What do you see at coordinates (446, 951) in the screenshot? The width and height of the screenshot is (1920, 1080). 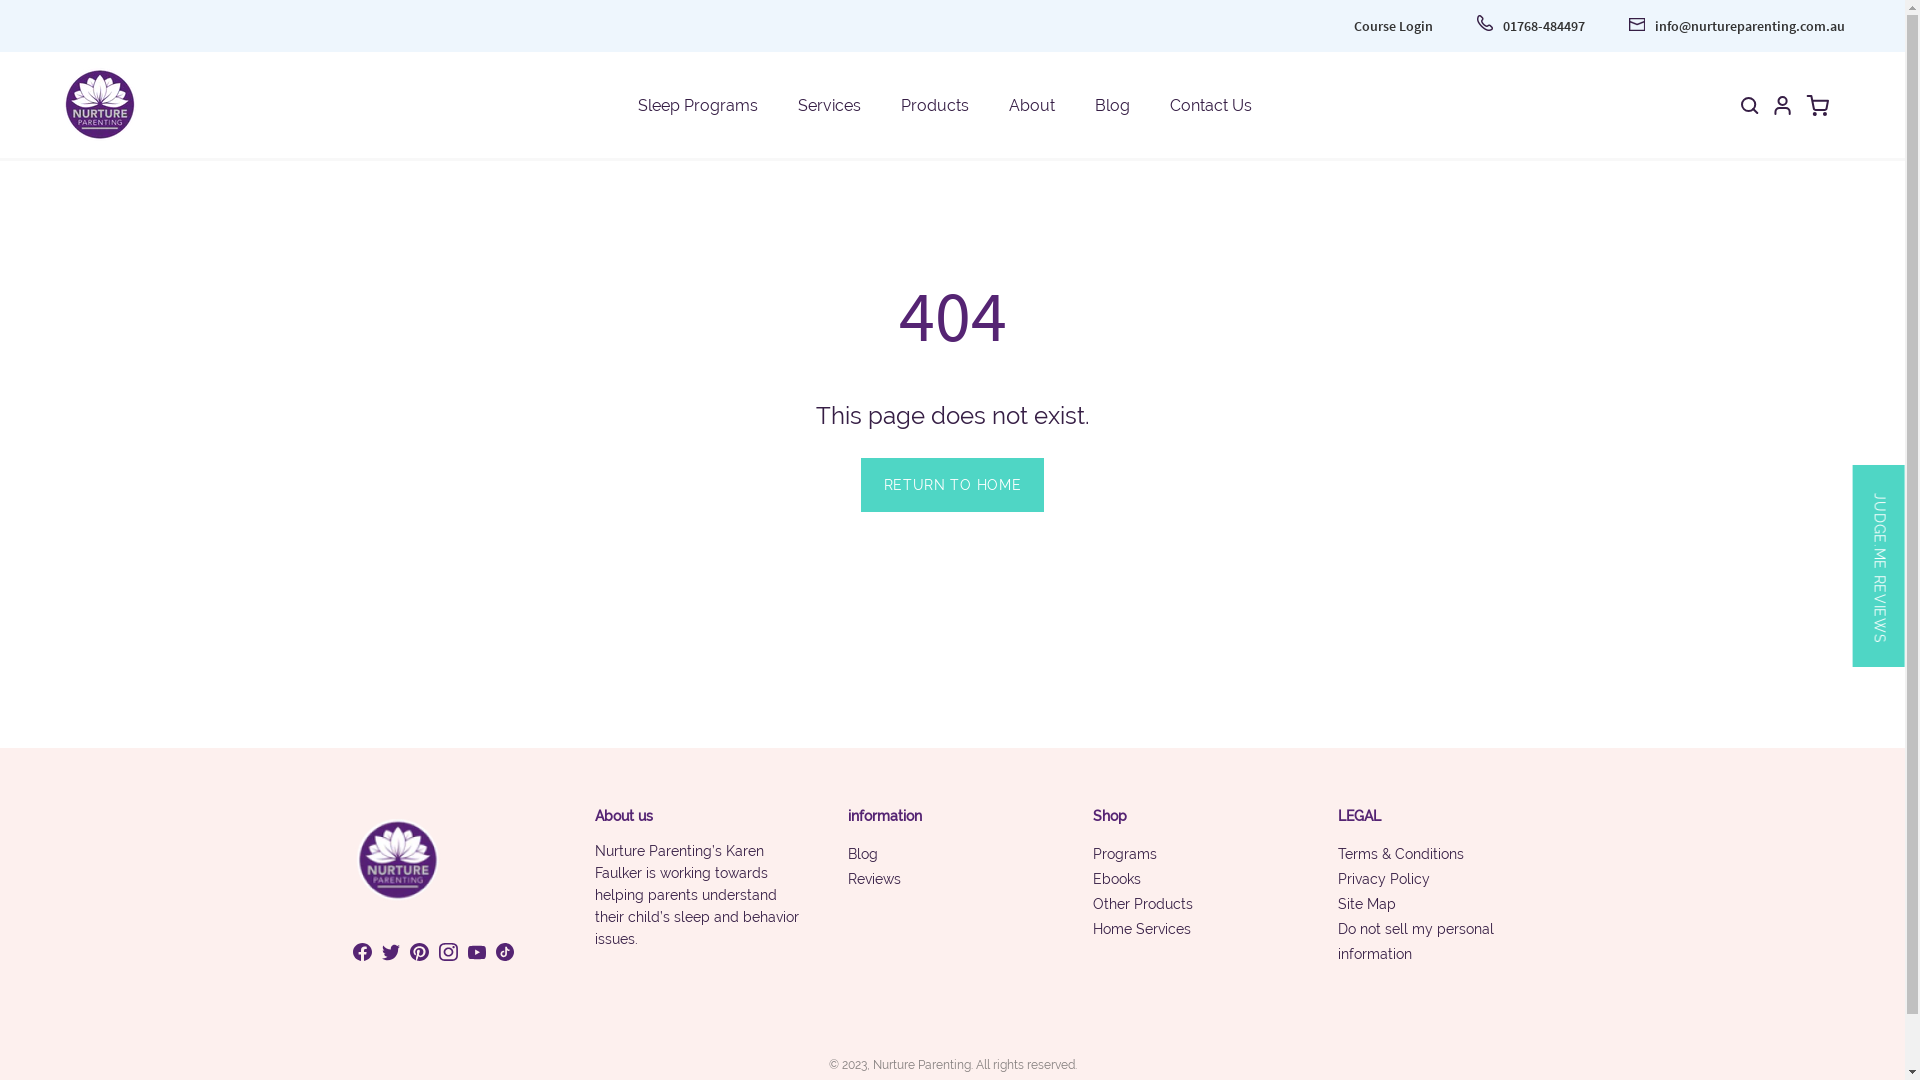 I see `'View Nurture Parenting Shop on Instagram'` at bounding box center [446, 951].